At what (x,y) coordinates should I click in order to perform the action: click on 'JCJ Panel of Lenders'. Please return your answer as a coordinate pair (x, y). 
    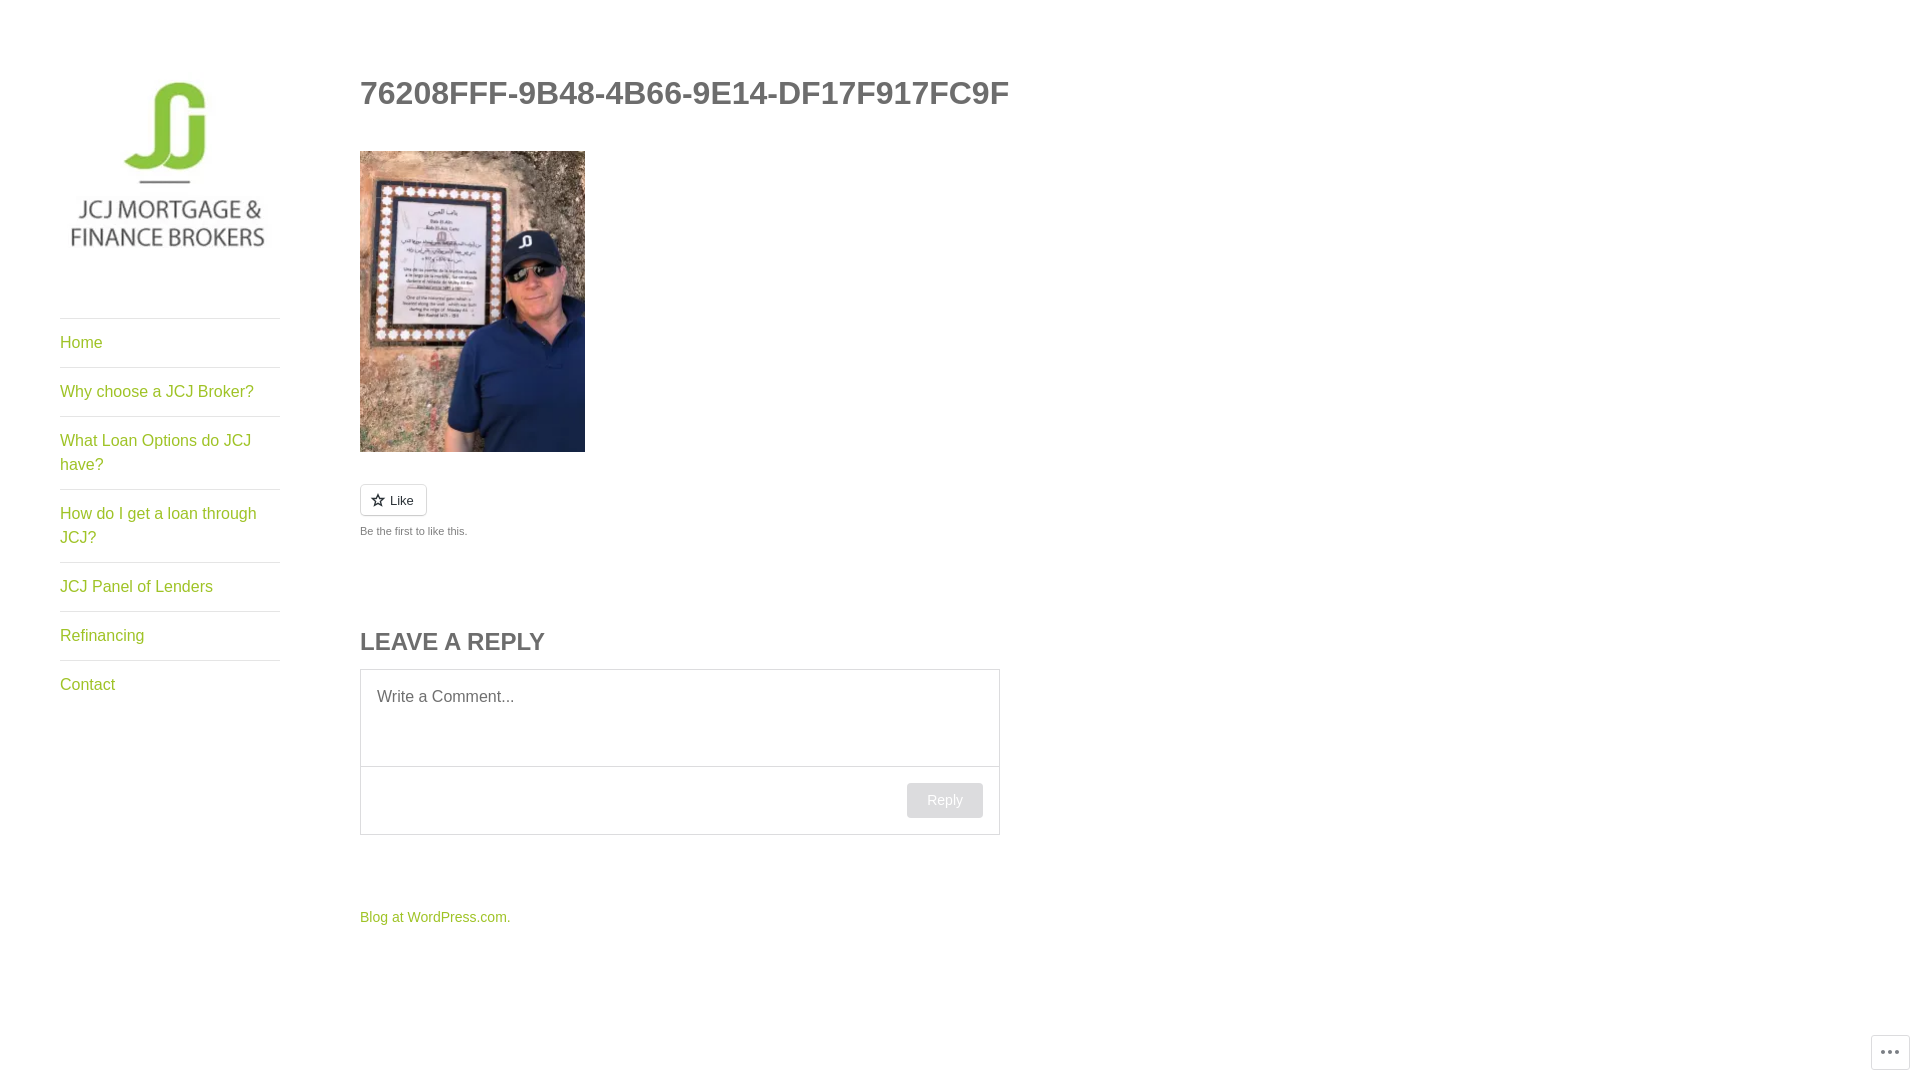
    Looking at the image, I should click on (169, 585).